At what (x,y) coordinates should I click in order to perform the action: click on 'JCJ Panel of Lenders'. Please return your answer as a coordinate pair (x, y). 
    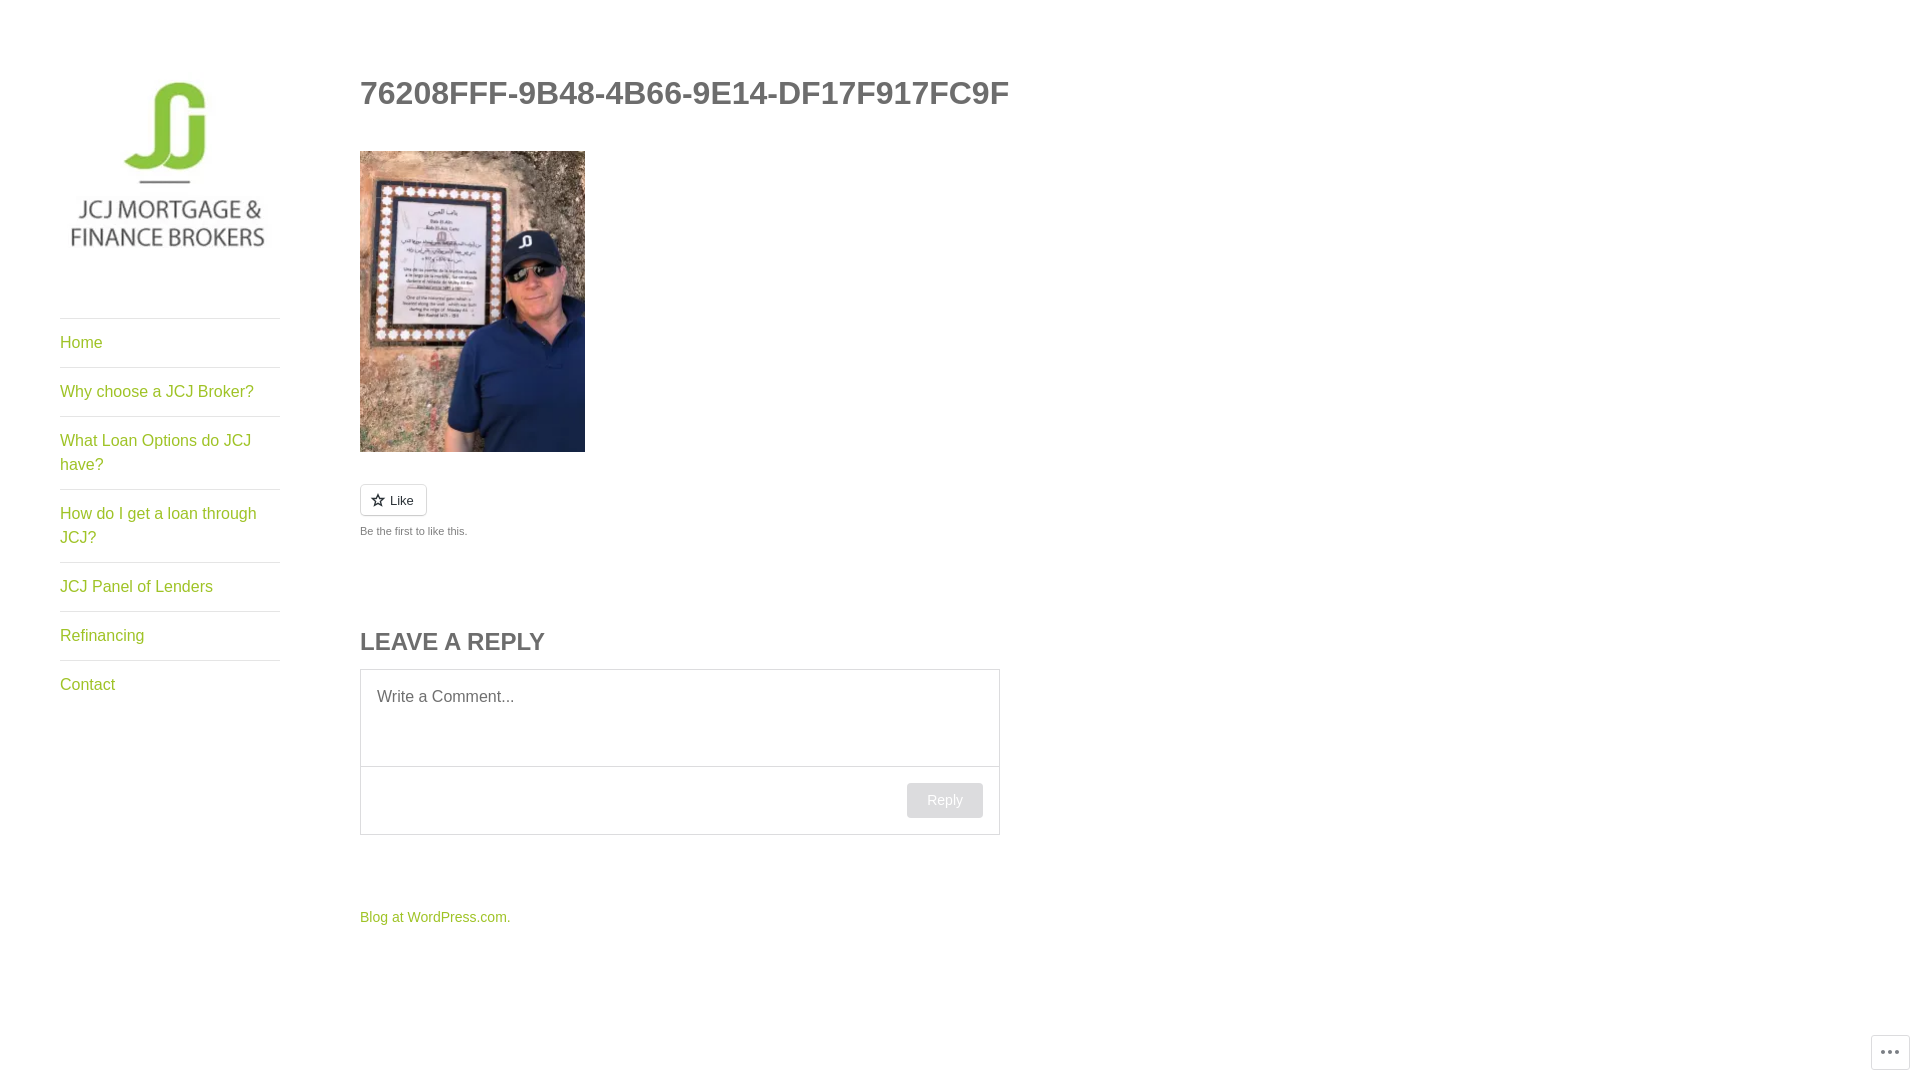
    Looking at the image, I should click on (169, 585).